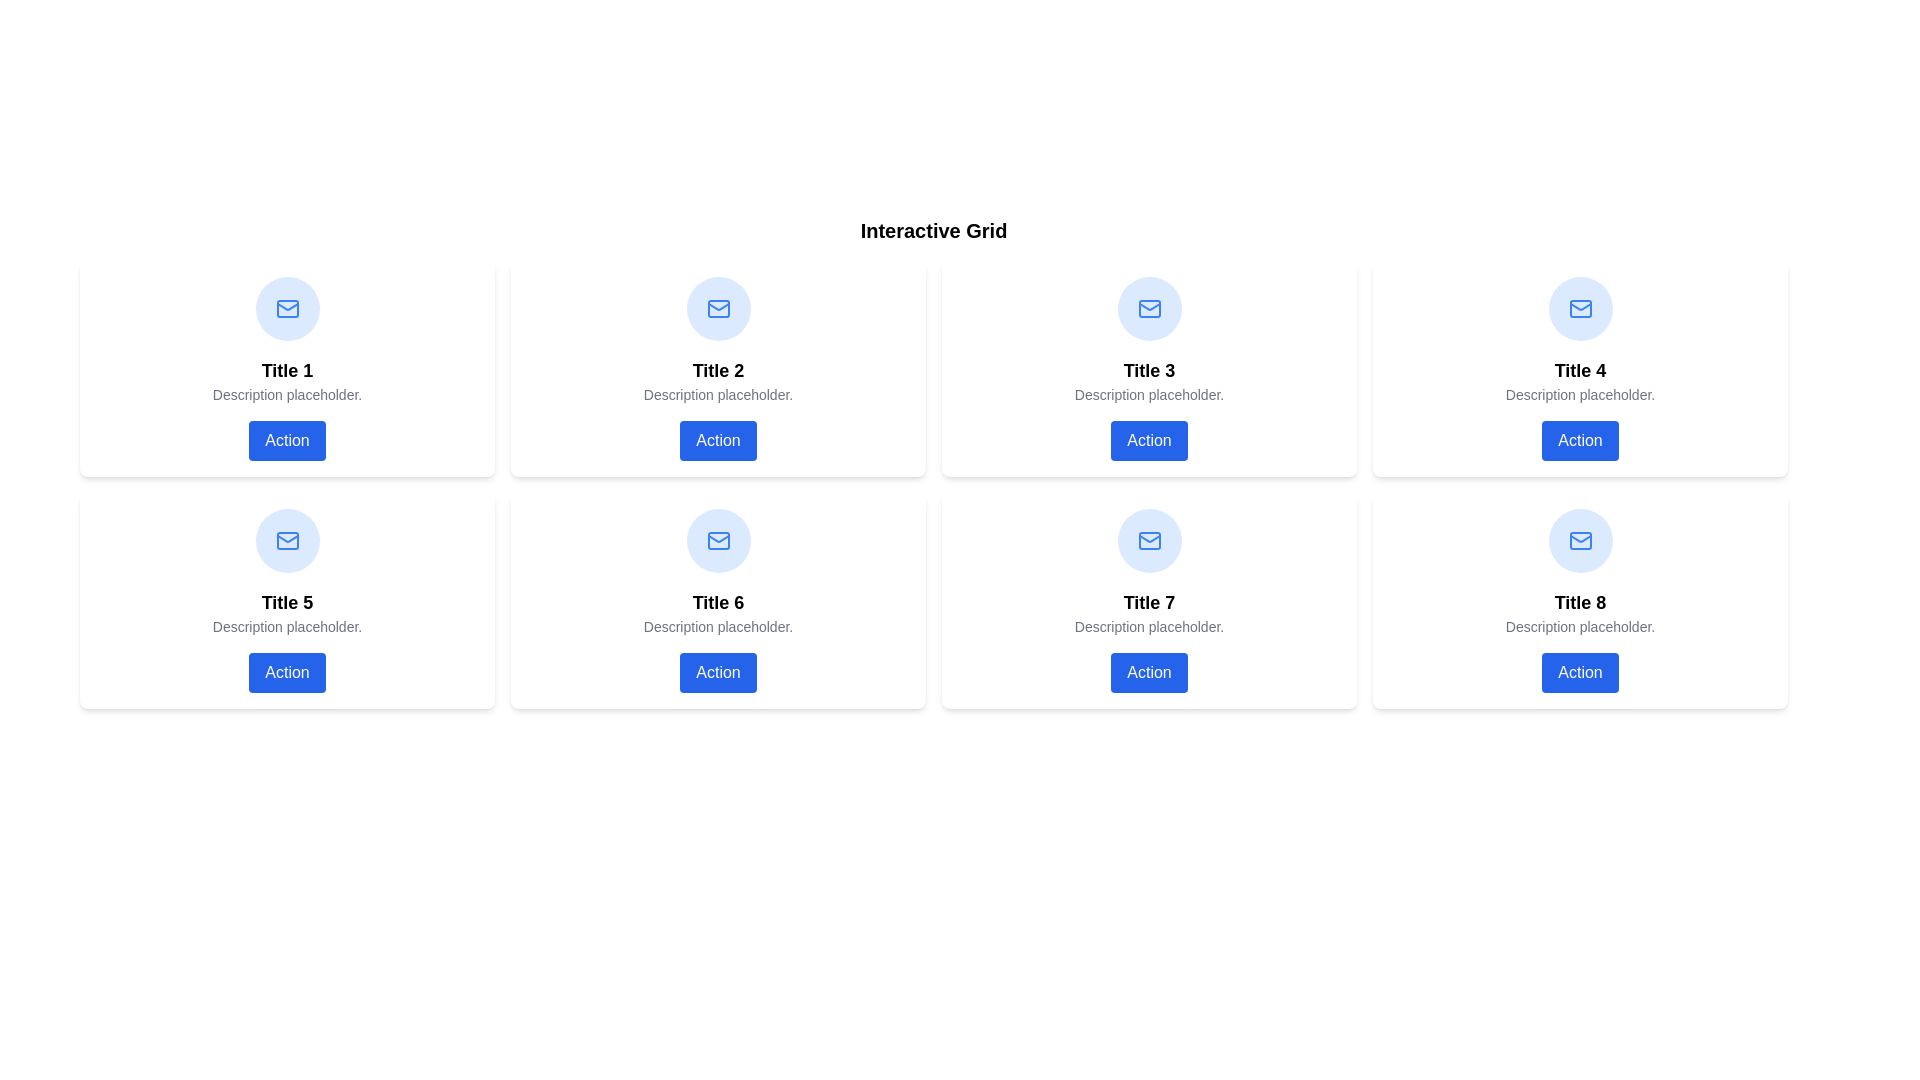  Describe the element at coordinates (718, 308) in the screenshot. I see `the Decorative Icon, which is a circular light blue icon with a mail envelope symbol, located within the card labeled 'Title 2' in the grid layout` at that location.